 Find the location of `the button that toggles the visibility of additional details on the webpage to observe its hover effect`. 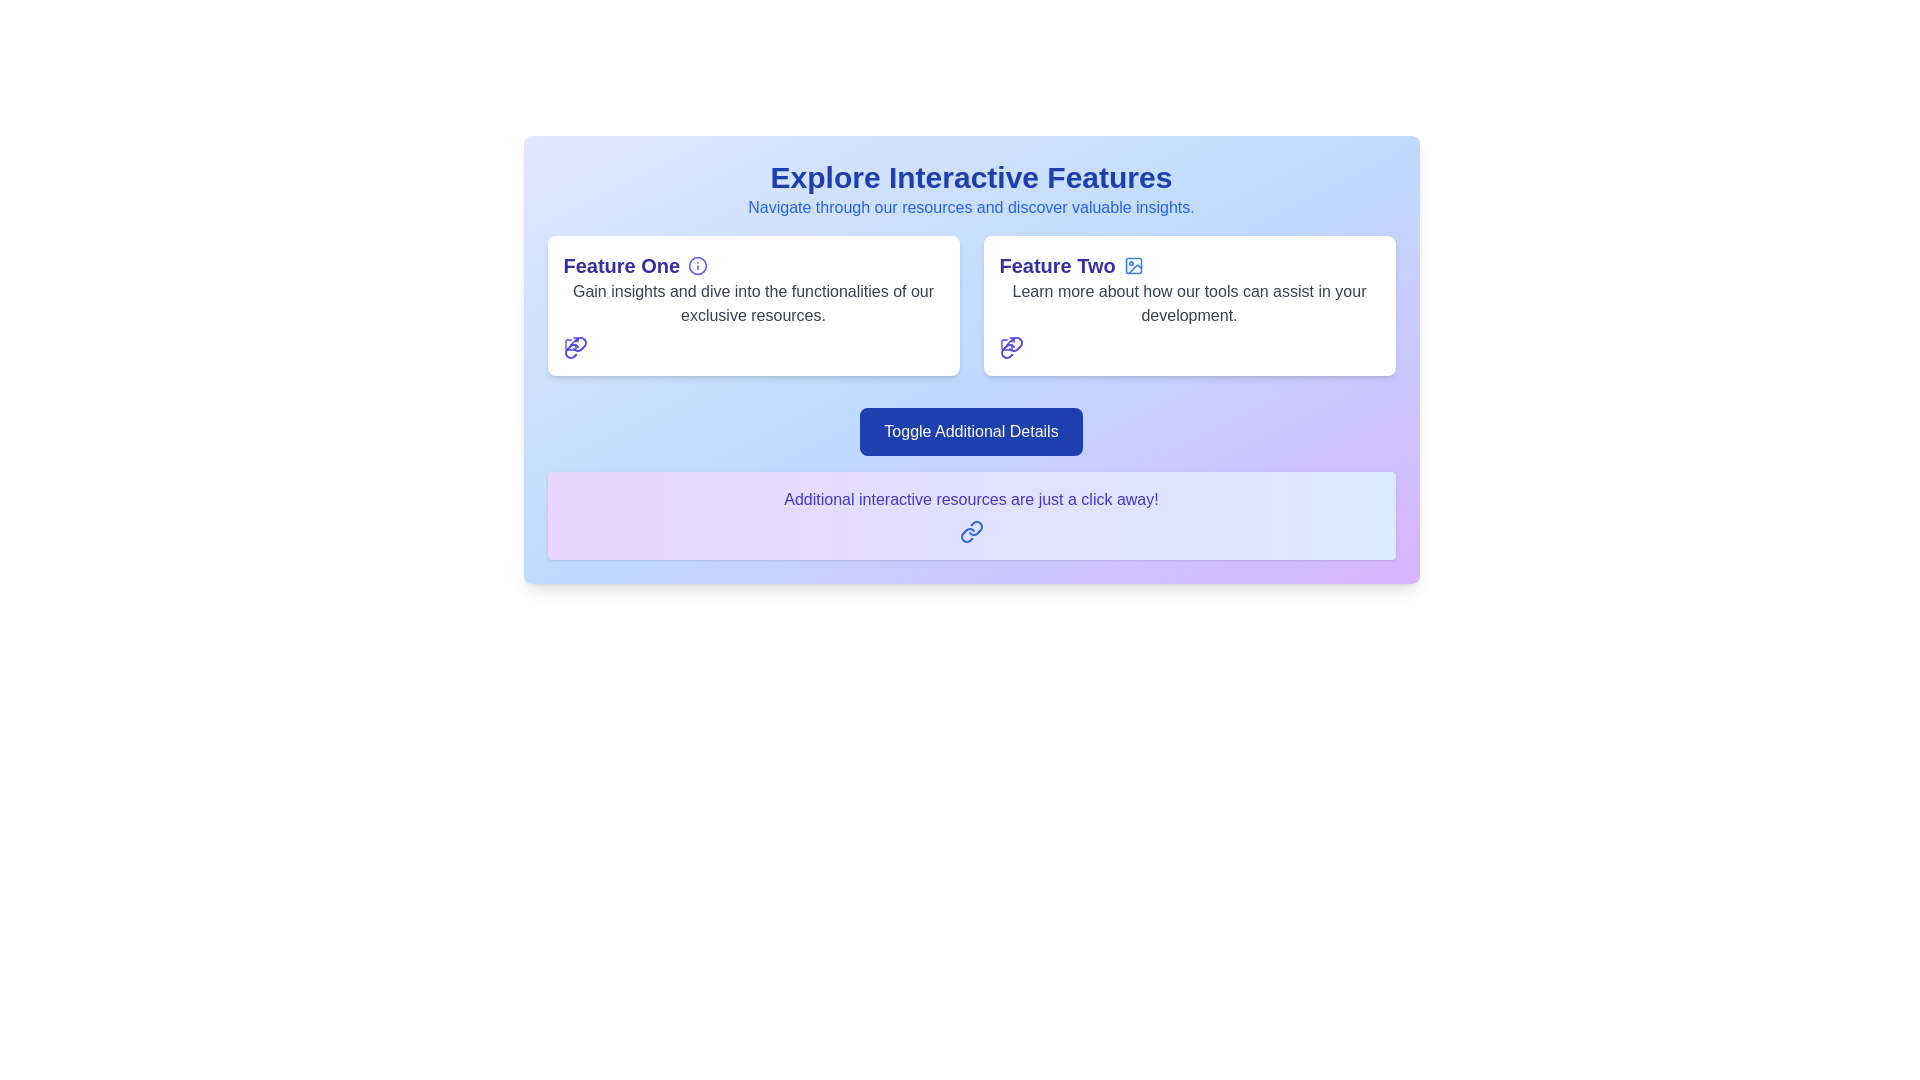

the button that toggles the visibility of additional details on the webpage to observe its hover effect is located at coordinates (971, 431).